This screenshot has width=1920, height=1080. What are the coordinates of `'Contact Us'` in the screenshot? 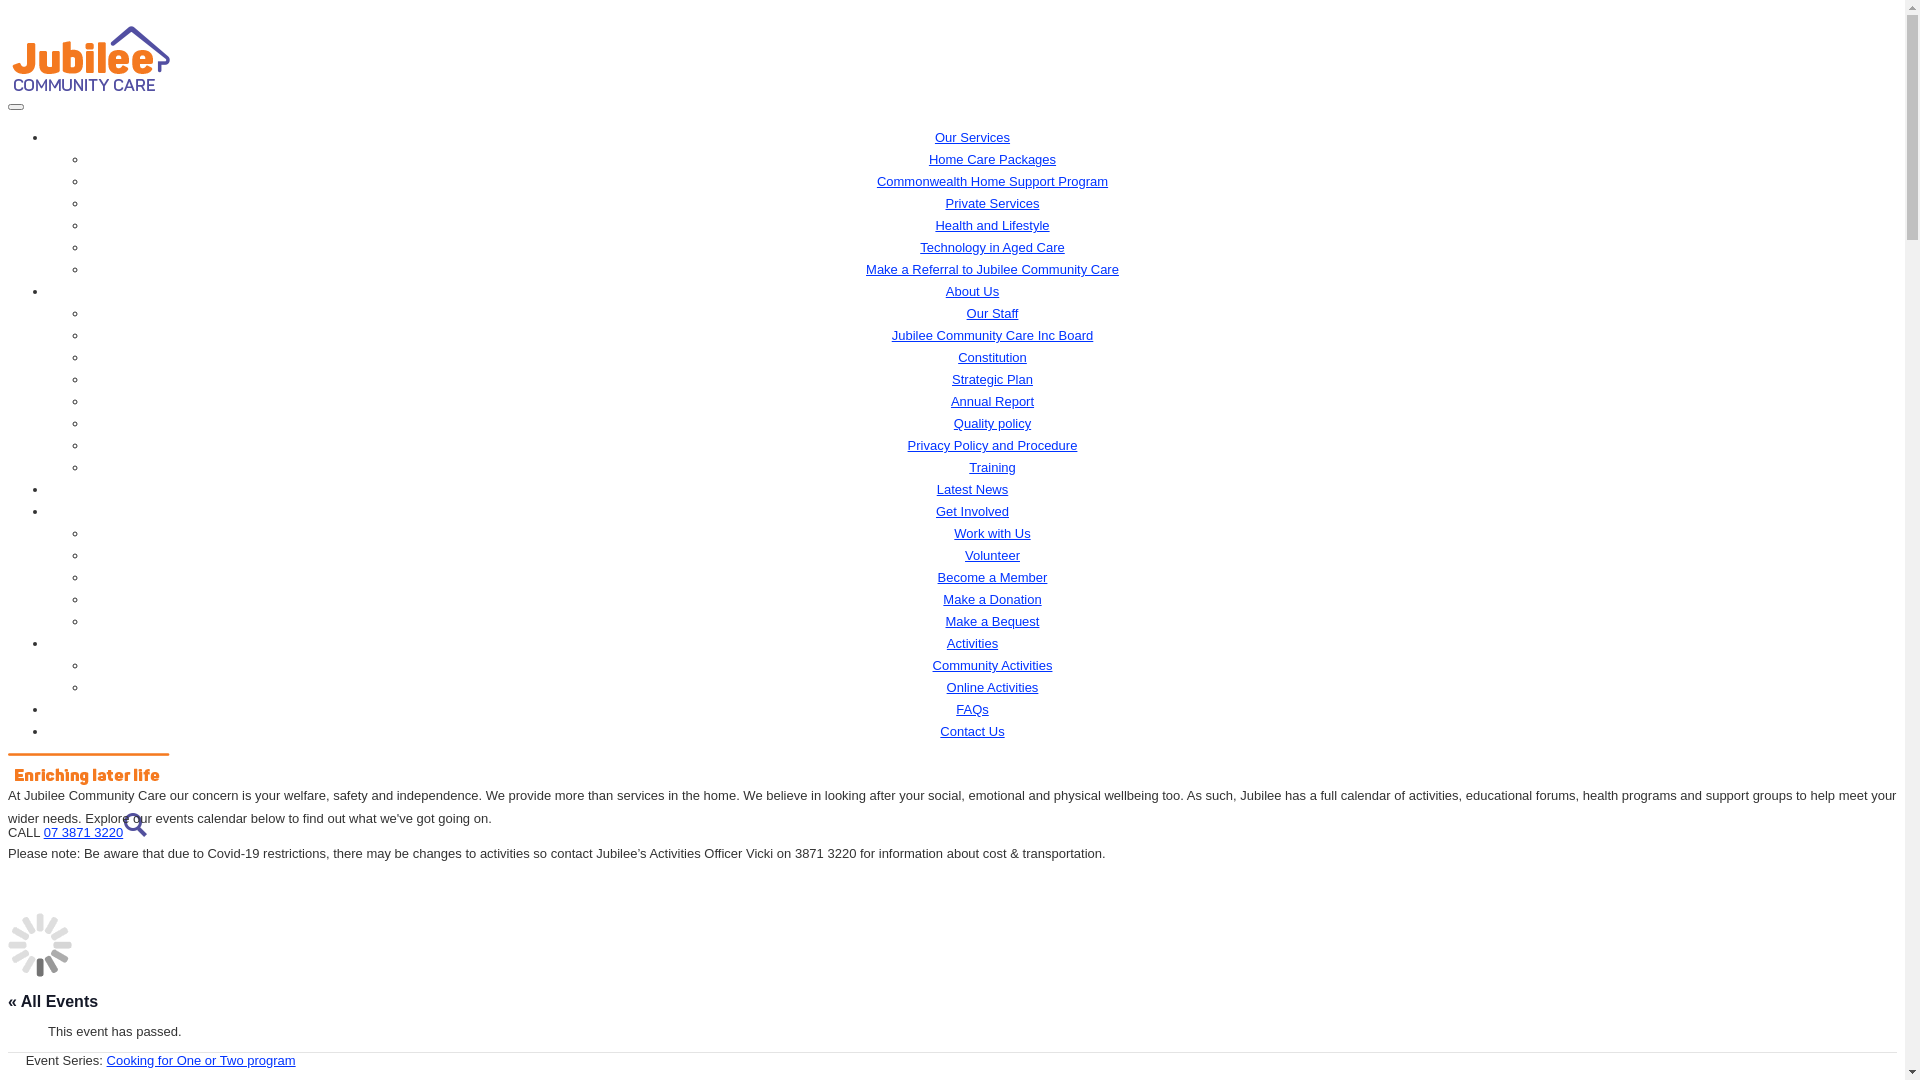 It's located at (939, 732).